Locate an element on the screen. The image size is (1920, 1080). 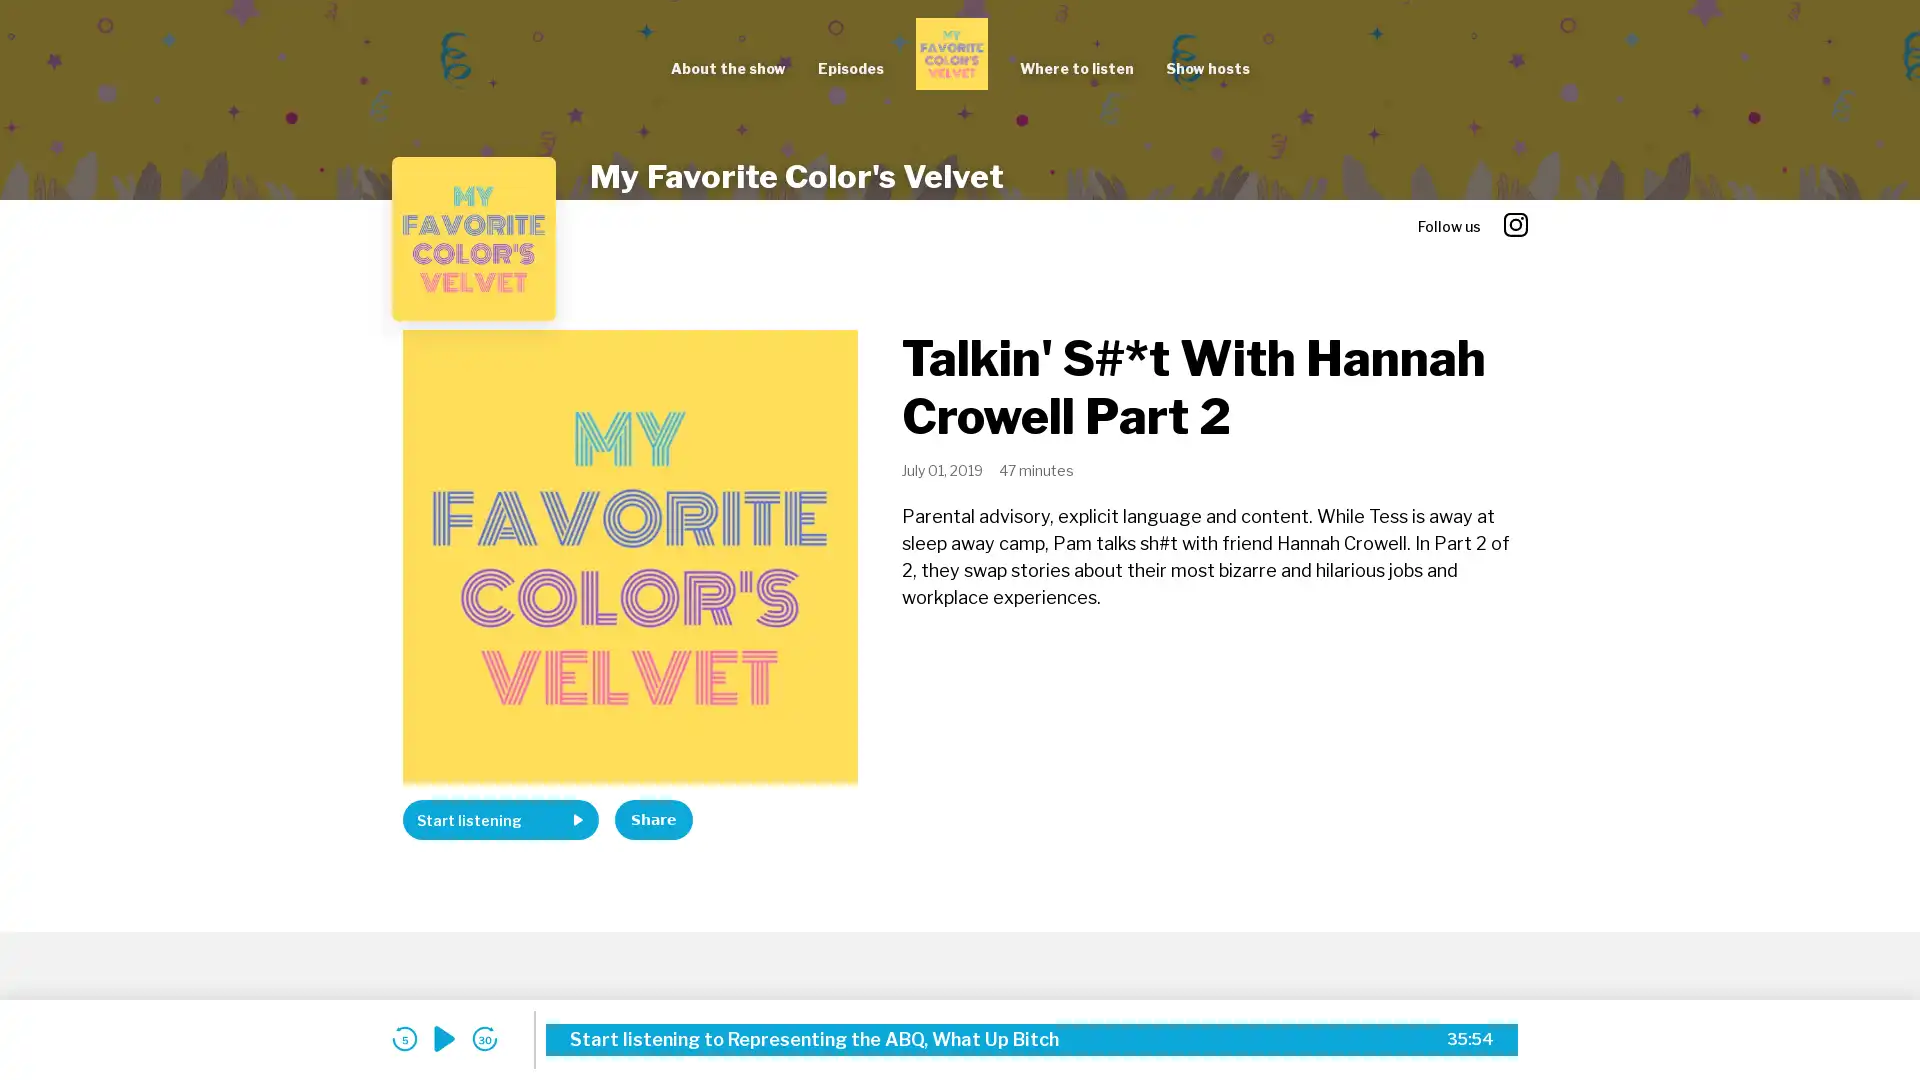
play audio is located at coordinates (444, 1038).